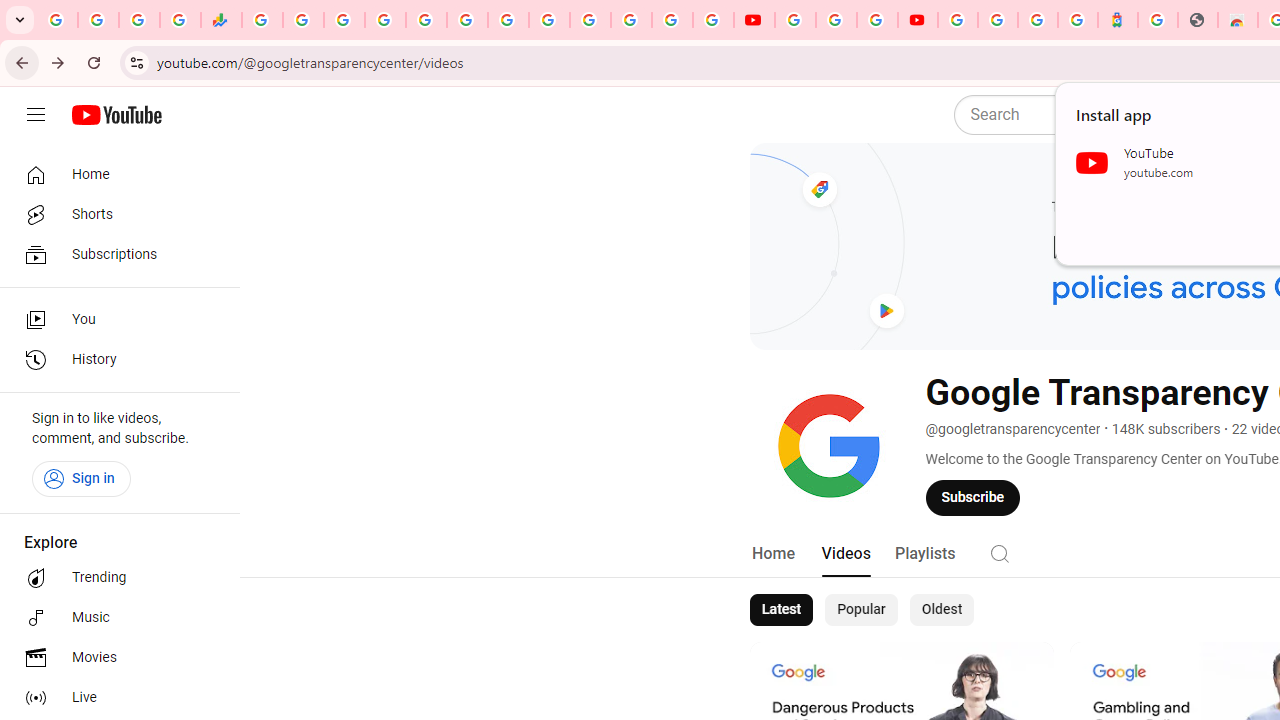 This screenshot has width=1280, height=720. Describe the element at coordinates (112, 658) in the screenshot. I see `'Movies'` at that location.